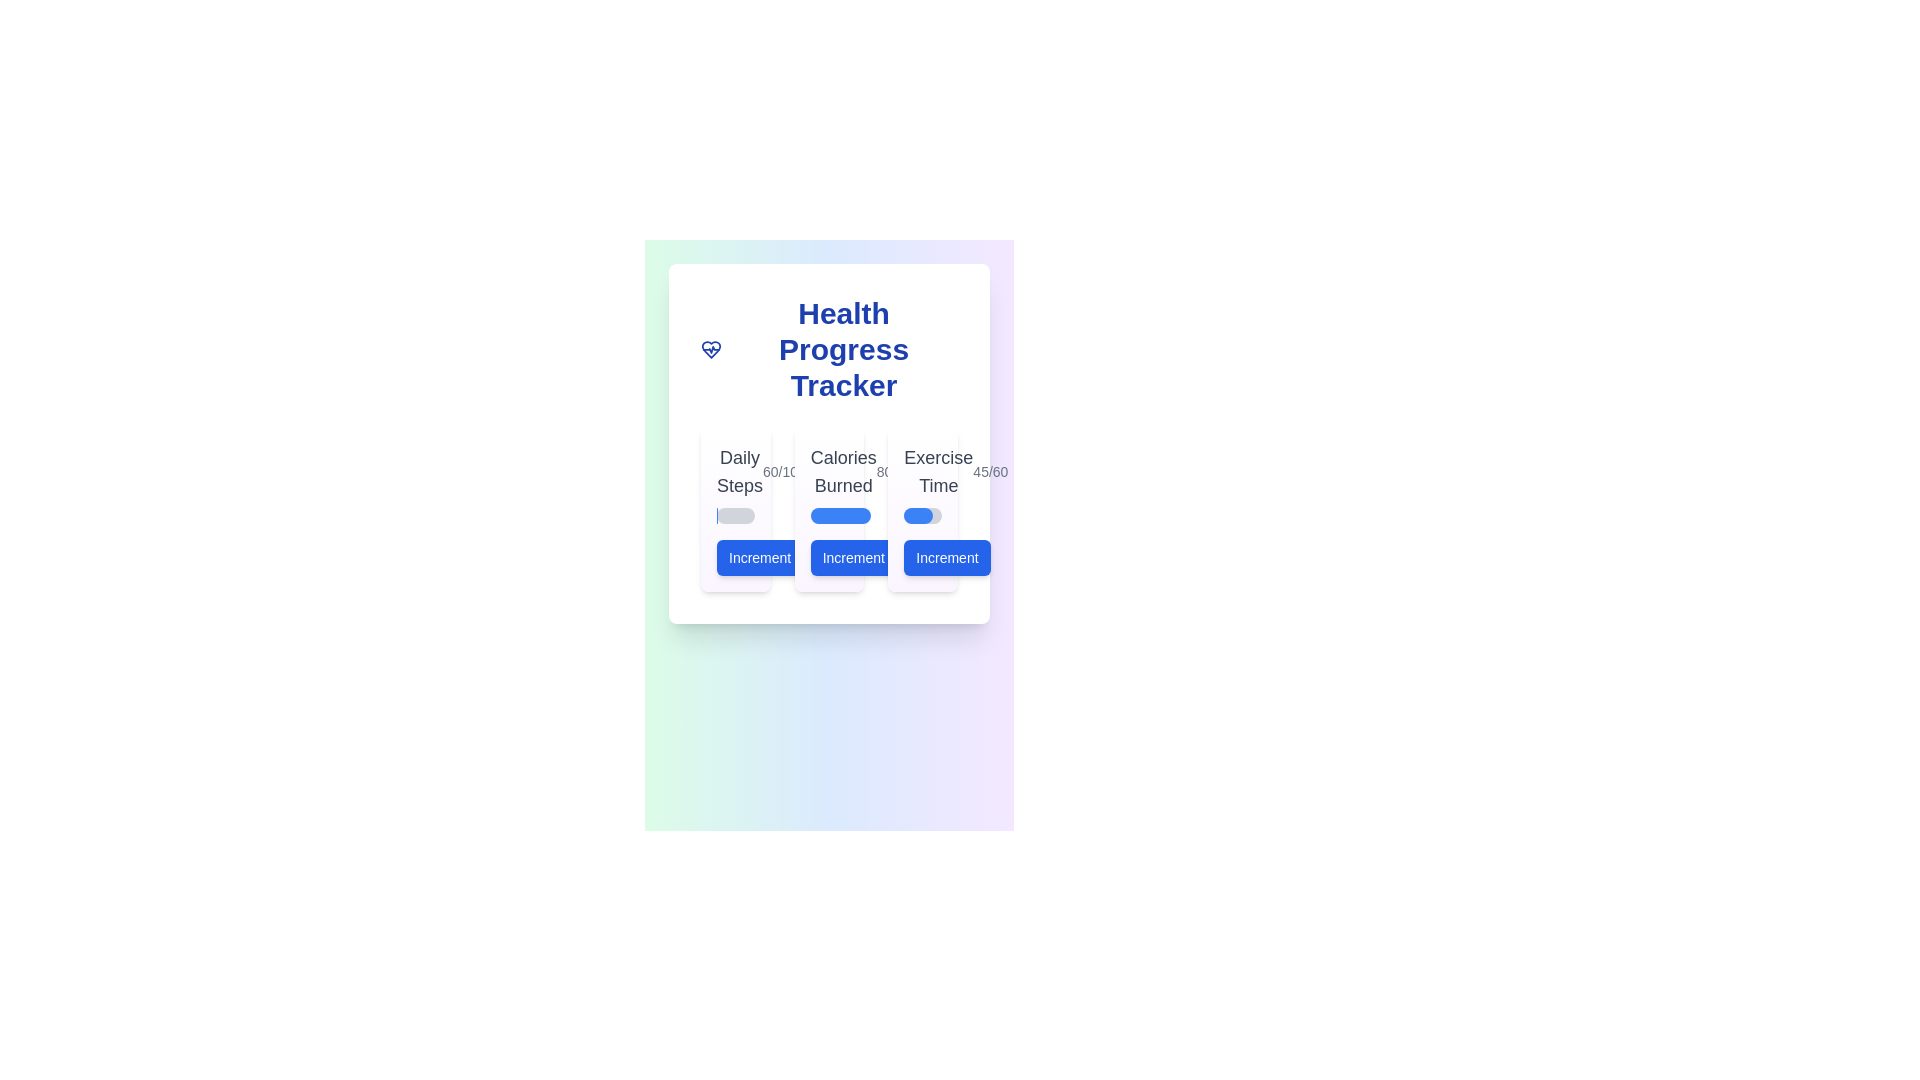  Describe the element at coordinates (734, 471) in the screenshot. I see `the 'Daily Steps' label which displays the text '60/10000' in a medium gray font, positioned above the progress bar and the 'Increment' button` at that location.